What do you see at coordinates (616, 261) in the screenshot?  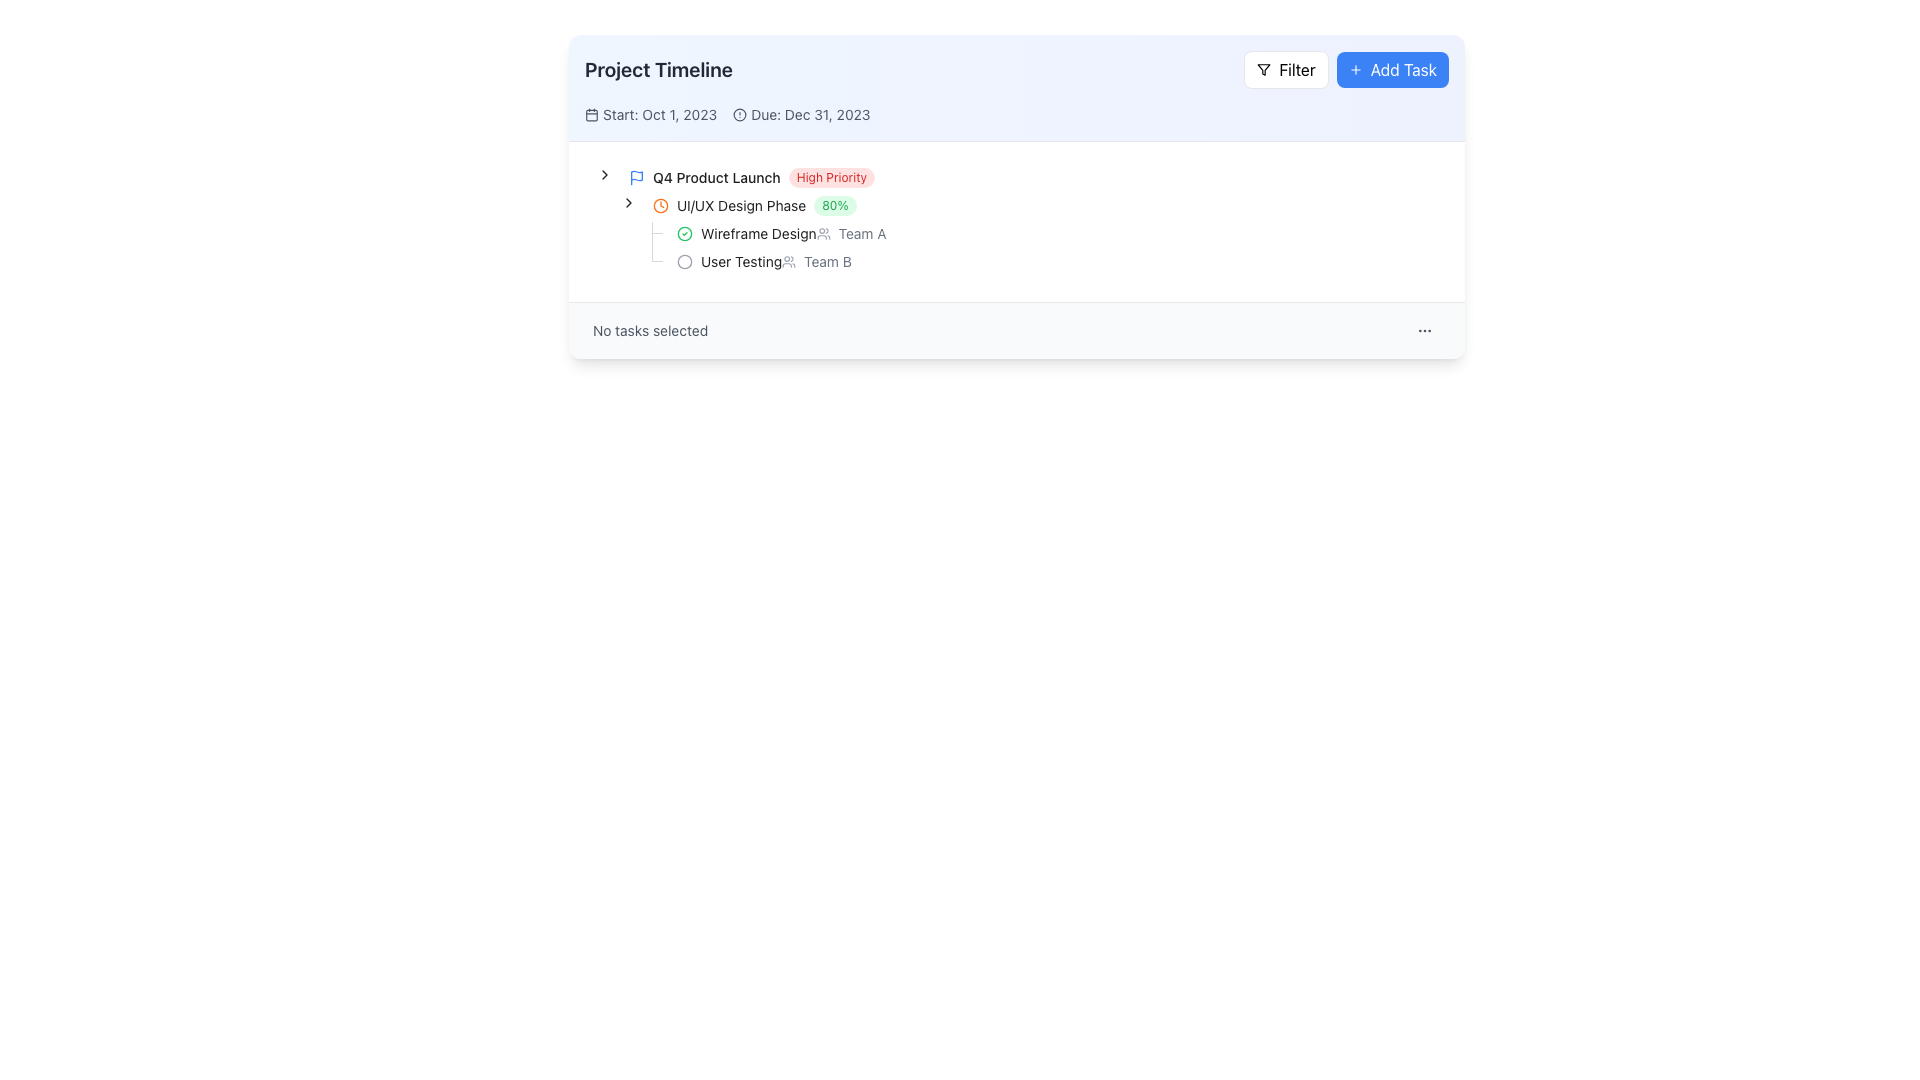 I see `the Indentation element, which is a static visual component that serves as a horizontal indented spacer in a tree structure, located preceding the toggle button and content wrapper for 'User Testing, Team B'` at bounding box center [616, 261].